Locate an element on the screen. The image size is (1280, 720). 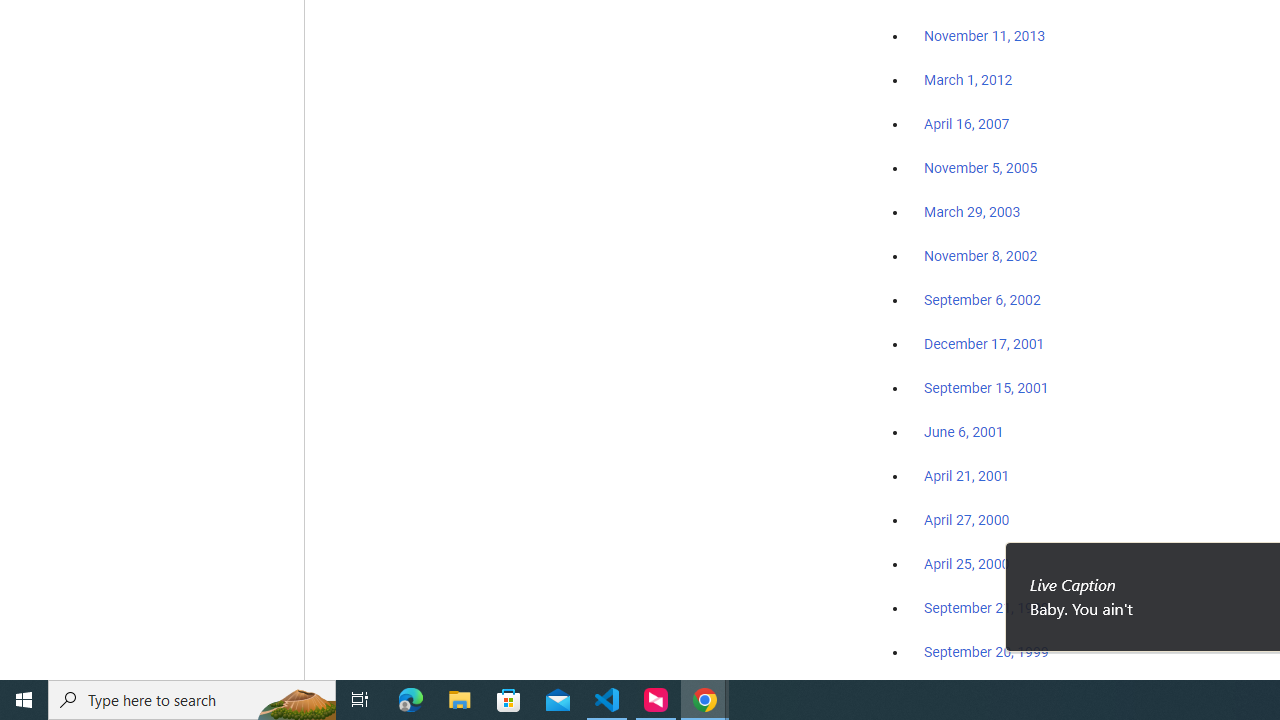
'March 1, 2012' is located at coordinates (968, 80).